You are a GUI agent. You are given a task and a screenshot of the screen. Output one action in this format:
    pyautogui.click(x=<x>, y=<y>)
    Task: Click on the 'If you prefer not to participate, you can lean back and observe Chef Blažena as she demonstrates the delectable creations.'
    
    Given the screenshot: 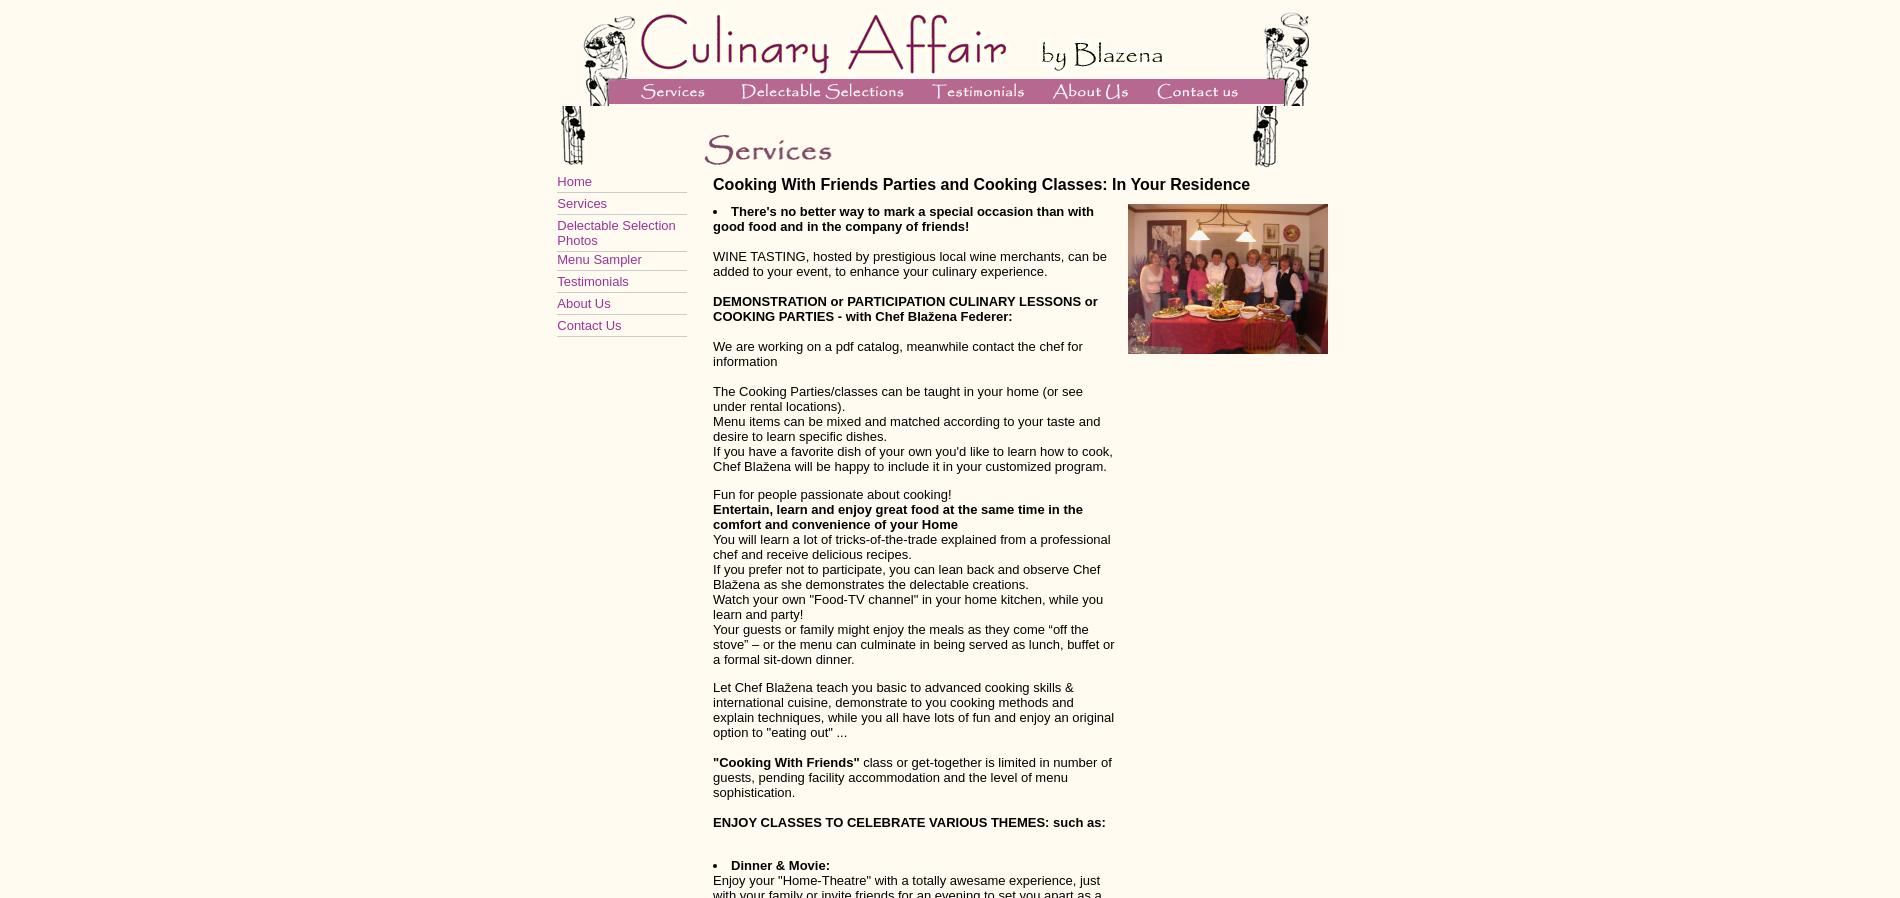 What is the action you would take?
    pyautogui.click(x=712, y=575)
    